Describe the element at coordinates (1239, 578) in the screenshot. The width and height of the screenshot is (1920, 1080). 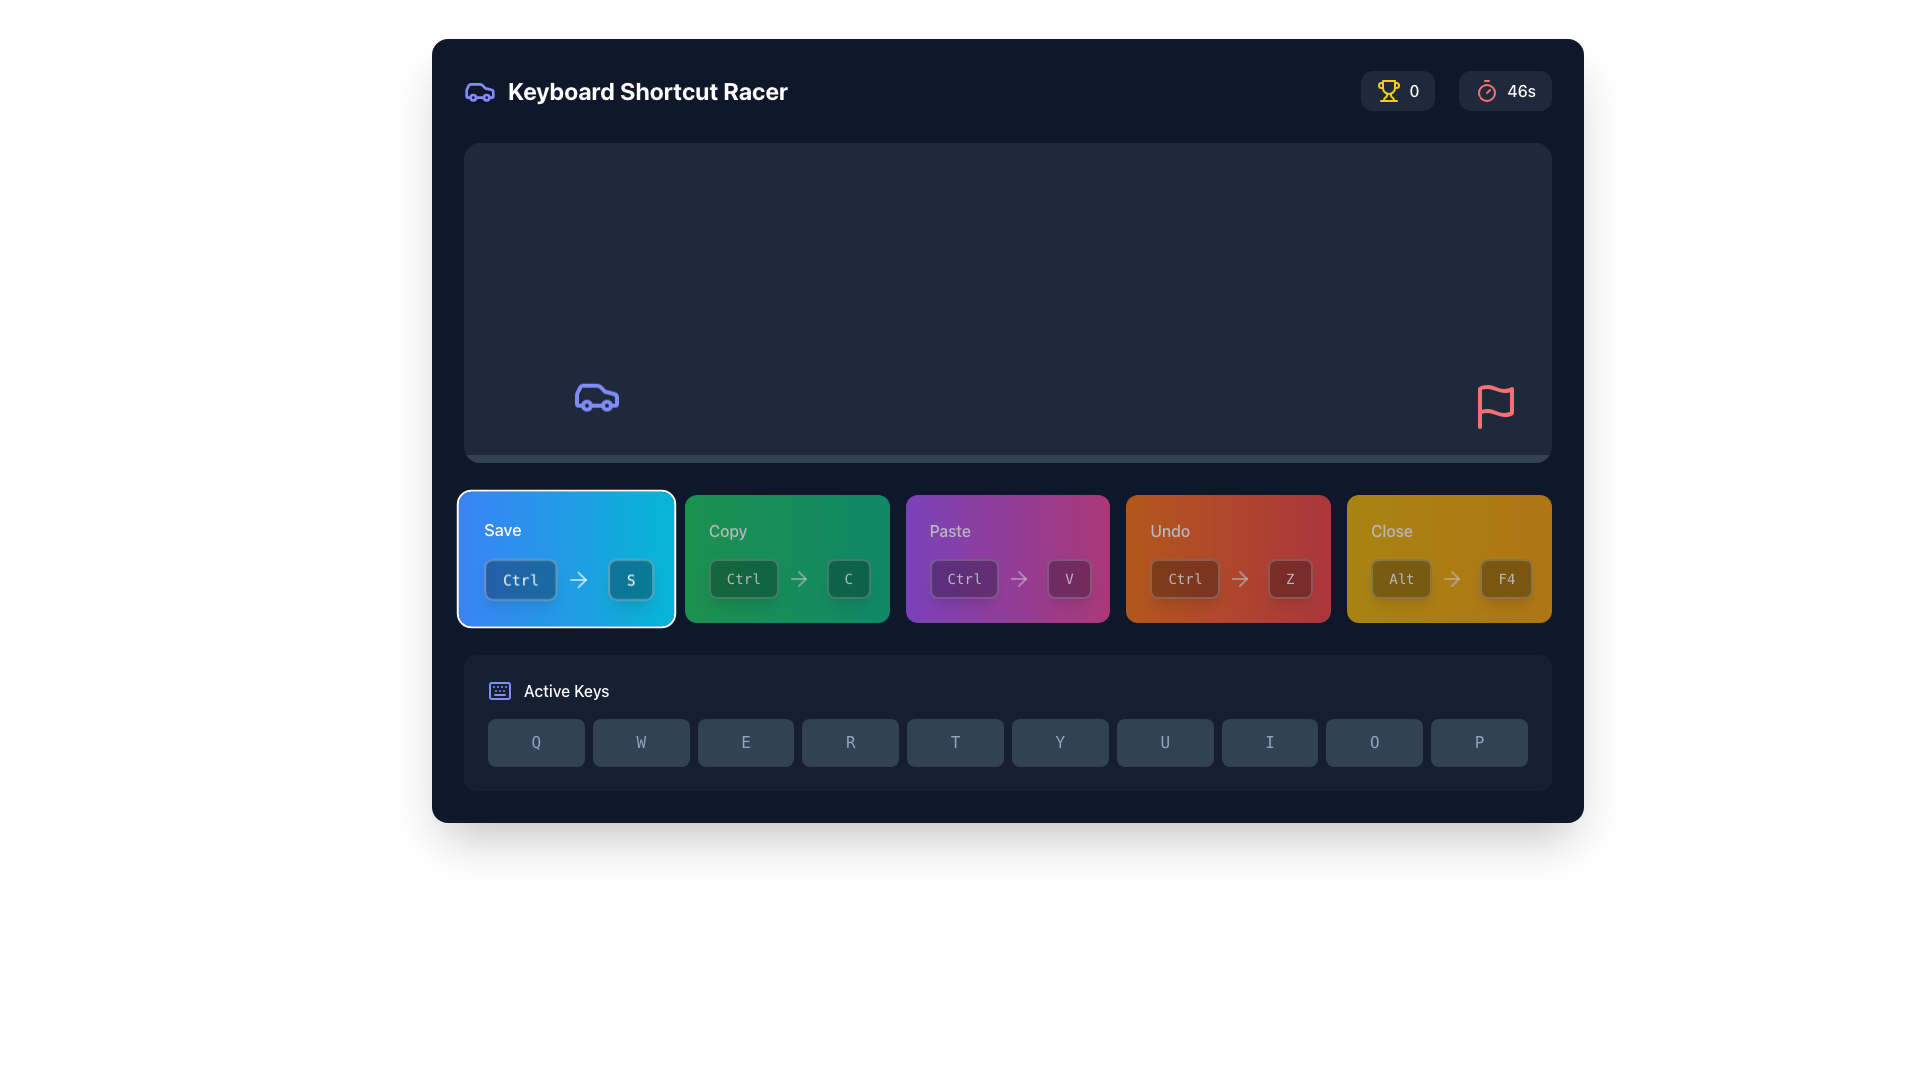
I see `the appearance of the outlined right-arrow icon located next to the text 'Ctrl' in the 'Undo' control section of the keyboard shortcut display interface` at that location.